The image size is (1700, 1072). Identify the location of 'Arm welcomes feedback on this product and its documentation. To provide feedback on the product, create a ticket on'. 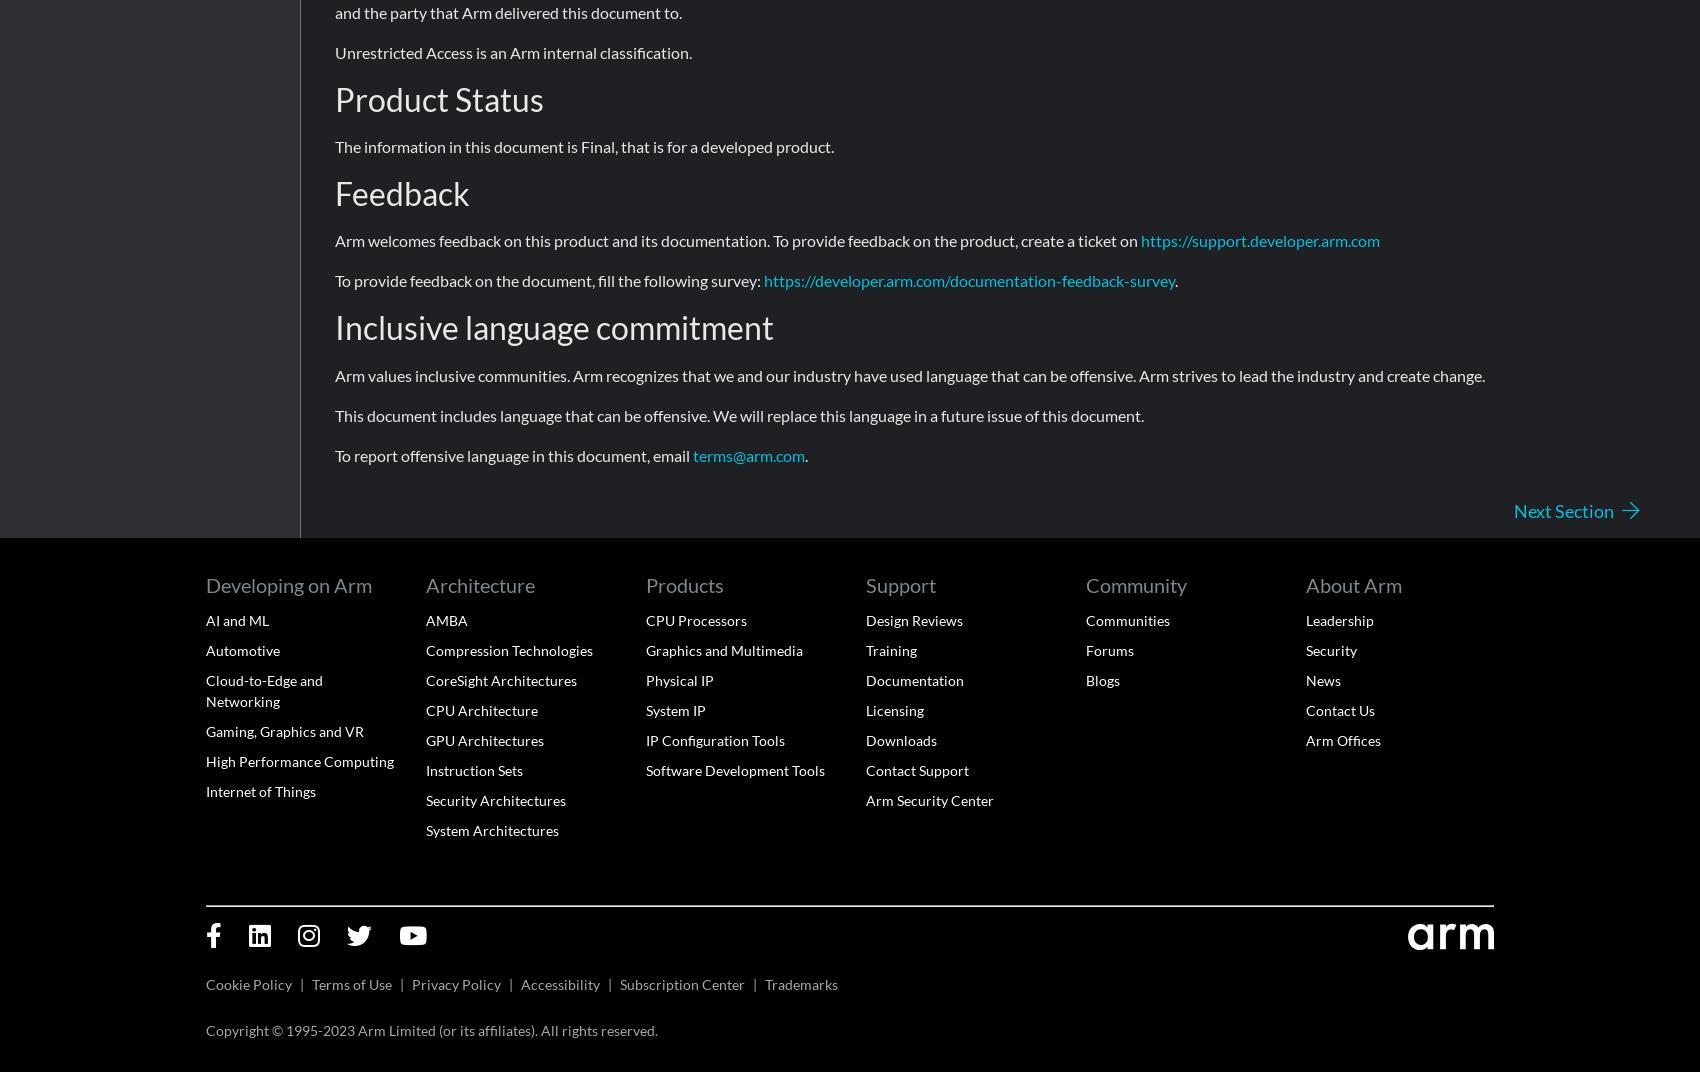
(737, 240).